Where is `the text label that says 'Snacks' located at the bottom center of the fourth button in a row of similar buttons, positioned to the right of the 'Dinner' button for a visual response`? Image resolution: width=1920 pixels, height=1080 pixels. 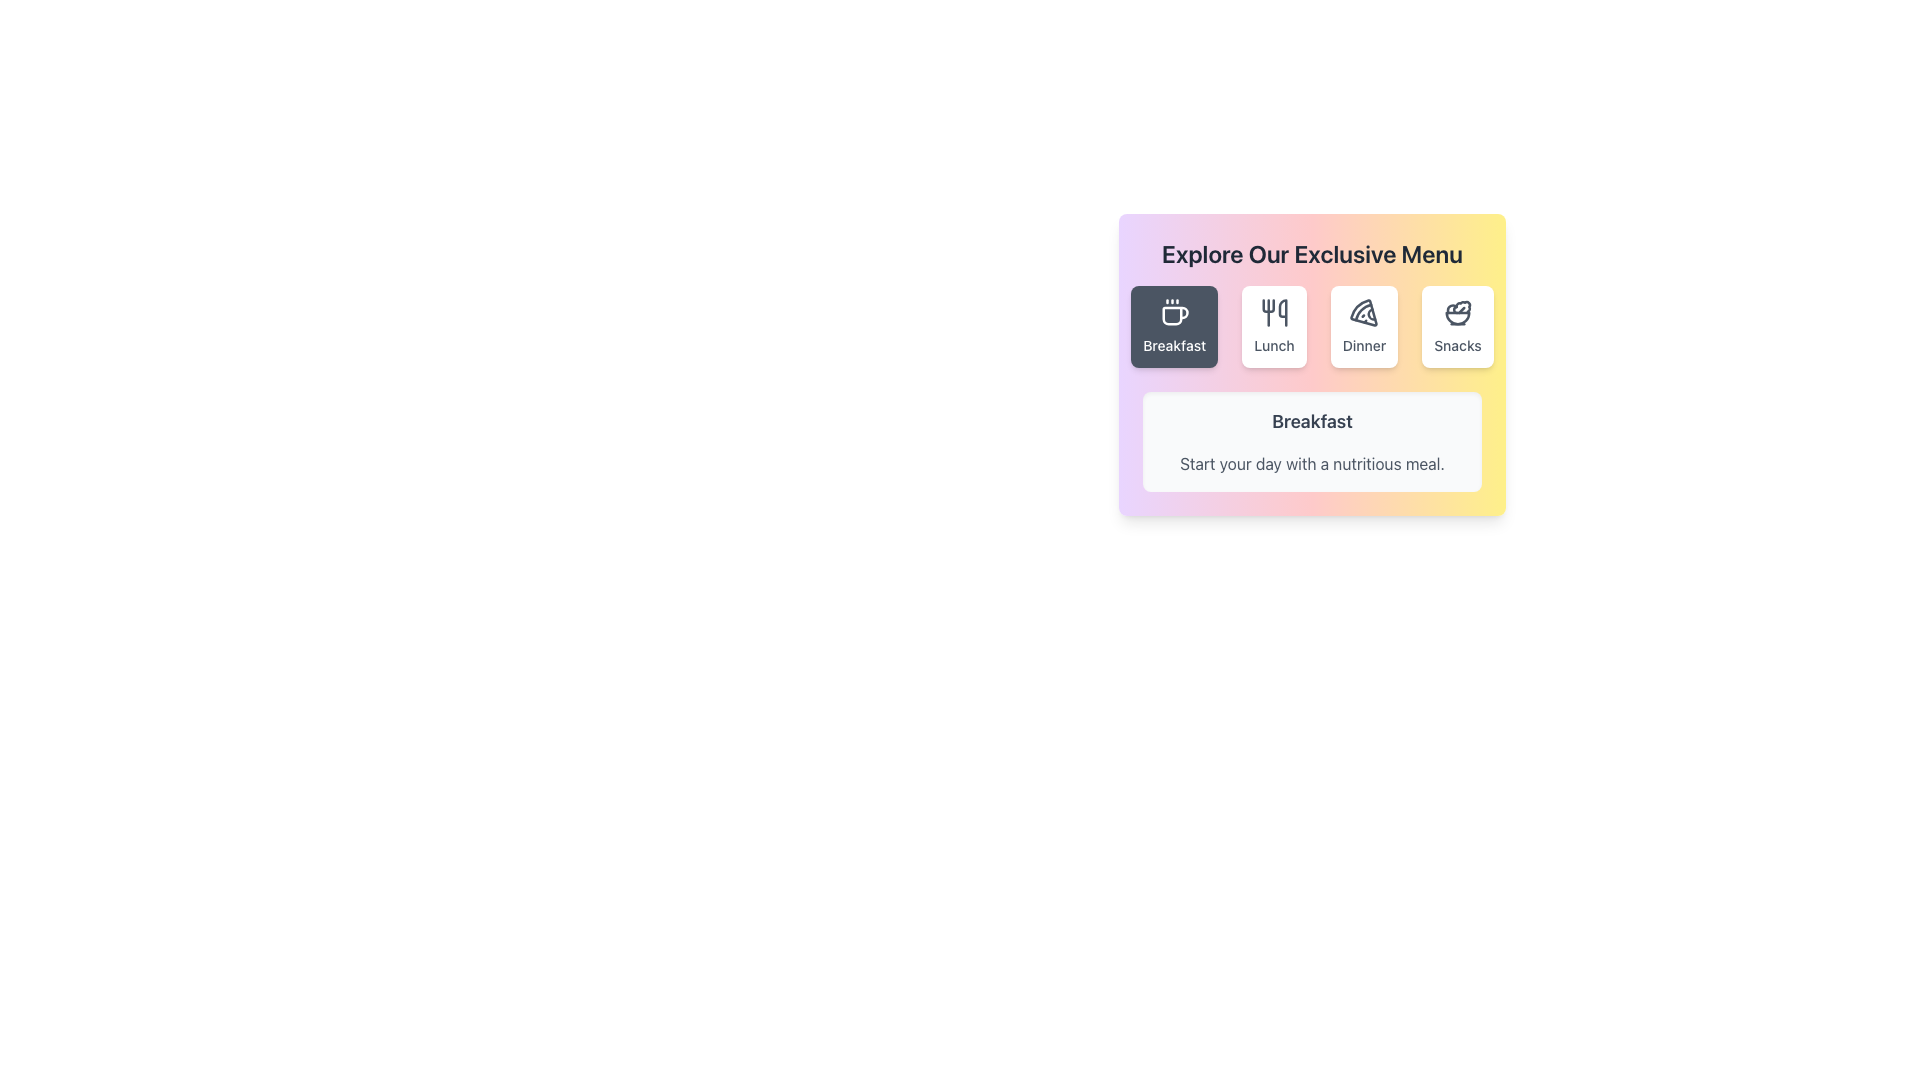 the text label that says 'Snacks' located at the bottom center of the fourth button in a row of similar buttons, positioned to the right of the 'Dinner' button for a visual response is located at coordinates (1458, 345).